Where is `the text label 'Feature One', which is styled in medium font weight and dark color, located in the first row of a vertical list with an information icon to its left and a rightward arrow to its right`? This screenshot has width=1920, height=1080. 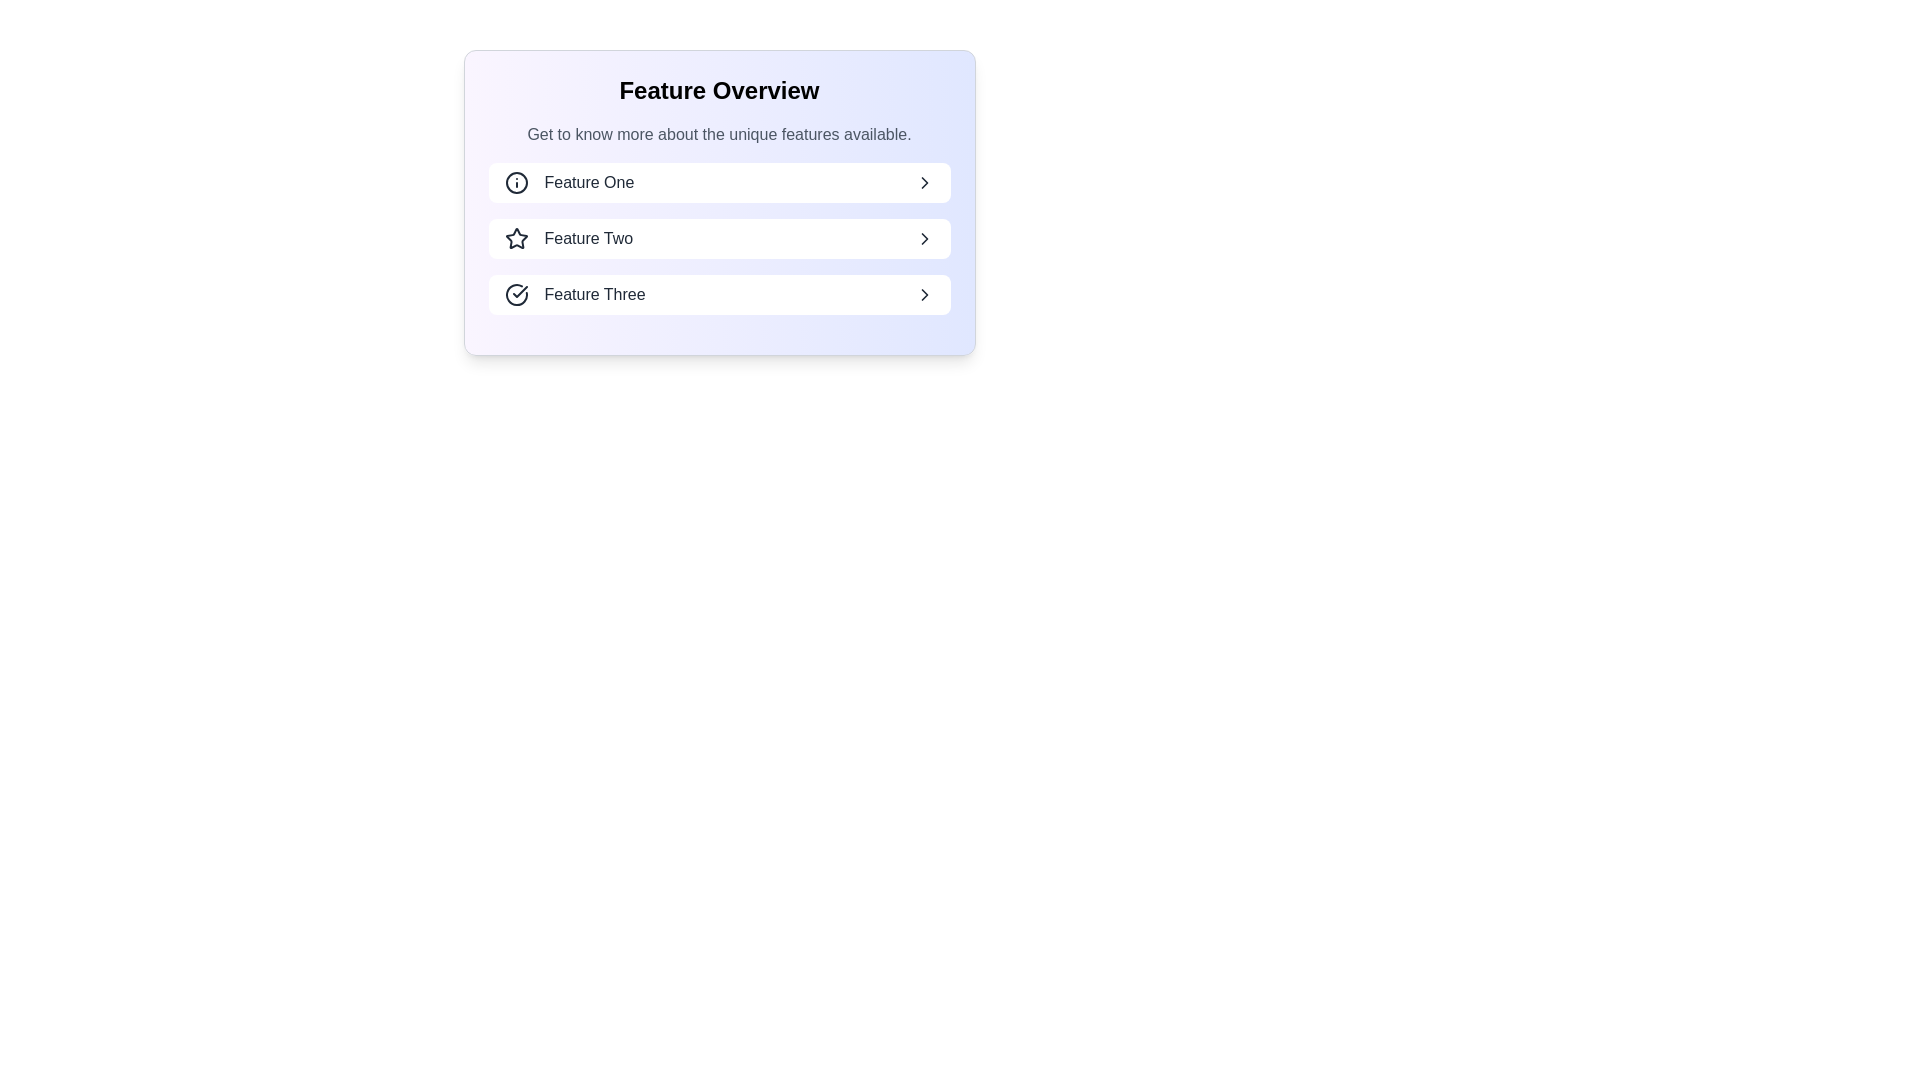 the text label 'Feature One', which is styled in medium font weight and dark color, located in the first row of a vertical list with an information icon to its left and a rightward arrow to its right is located at coordinates (588, 182).